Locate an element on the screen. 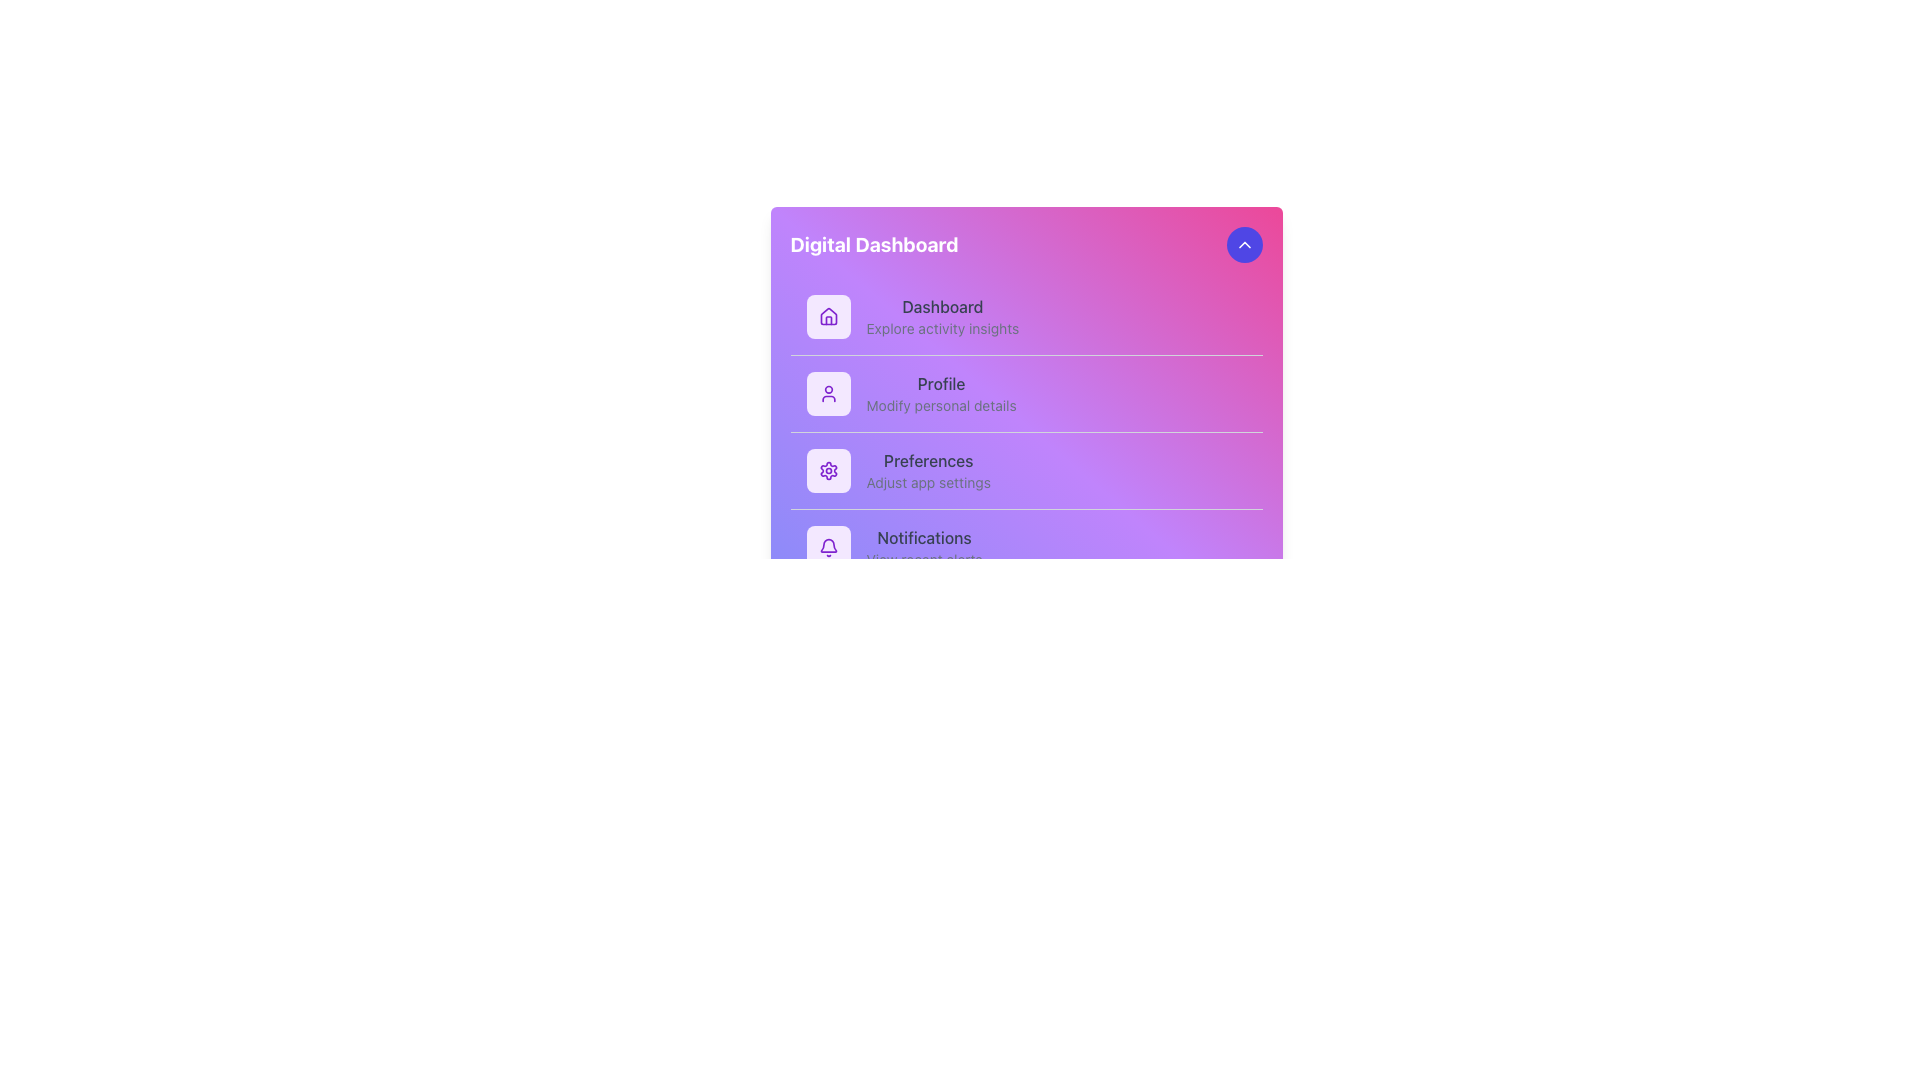 The image size is (1920, 1080). individual navigation links located in the central navigation menu of the 'Digital Dashboard' is located at coordinates (1026, 431).